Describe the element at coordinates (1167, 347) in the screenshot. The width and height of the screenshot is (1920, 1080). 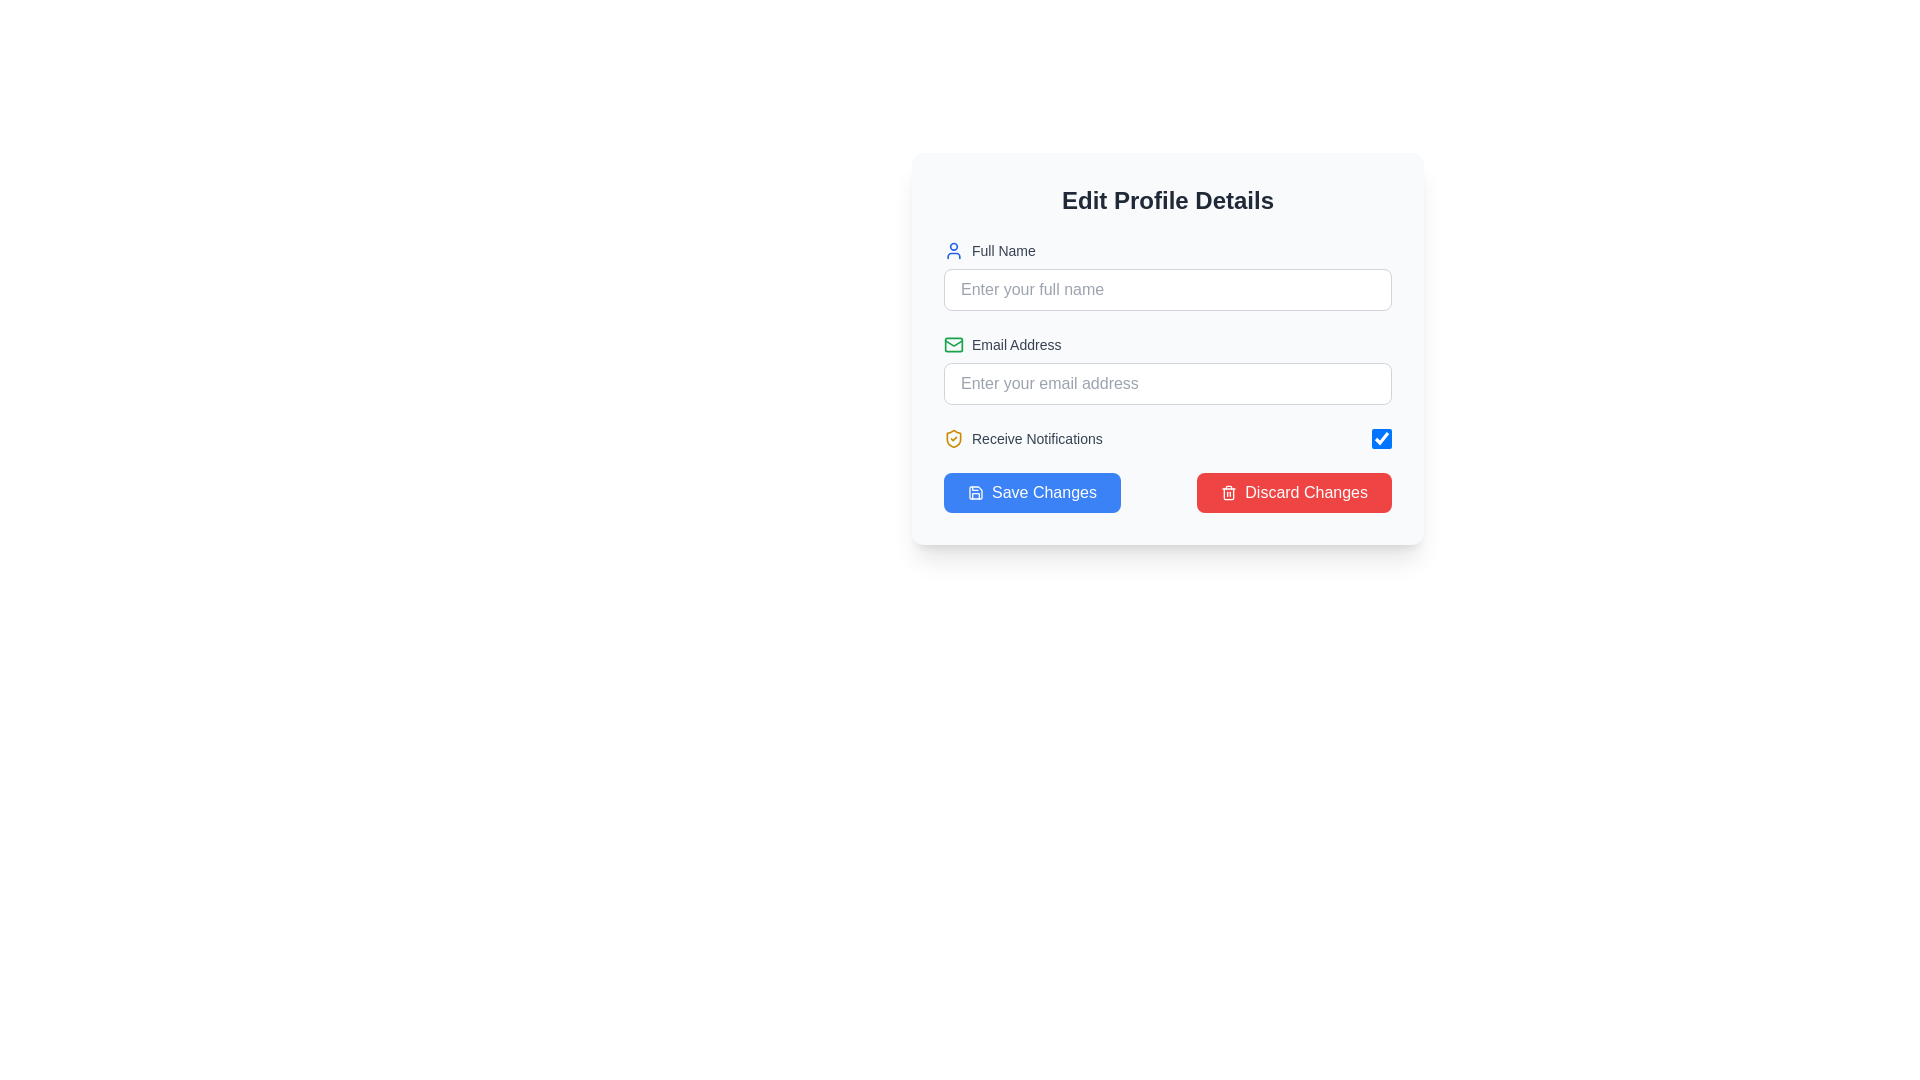
I see `the Form section styled with a light gray background and drop shadow, located centrally below the title 'Edit Profile Details'` at that location.